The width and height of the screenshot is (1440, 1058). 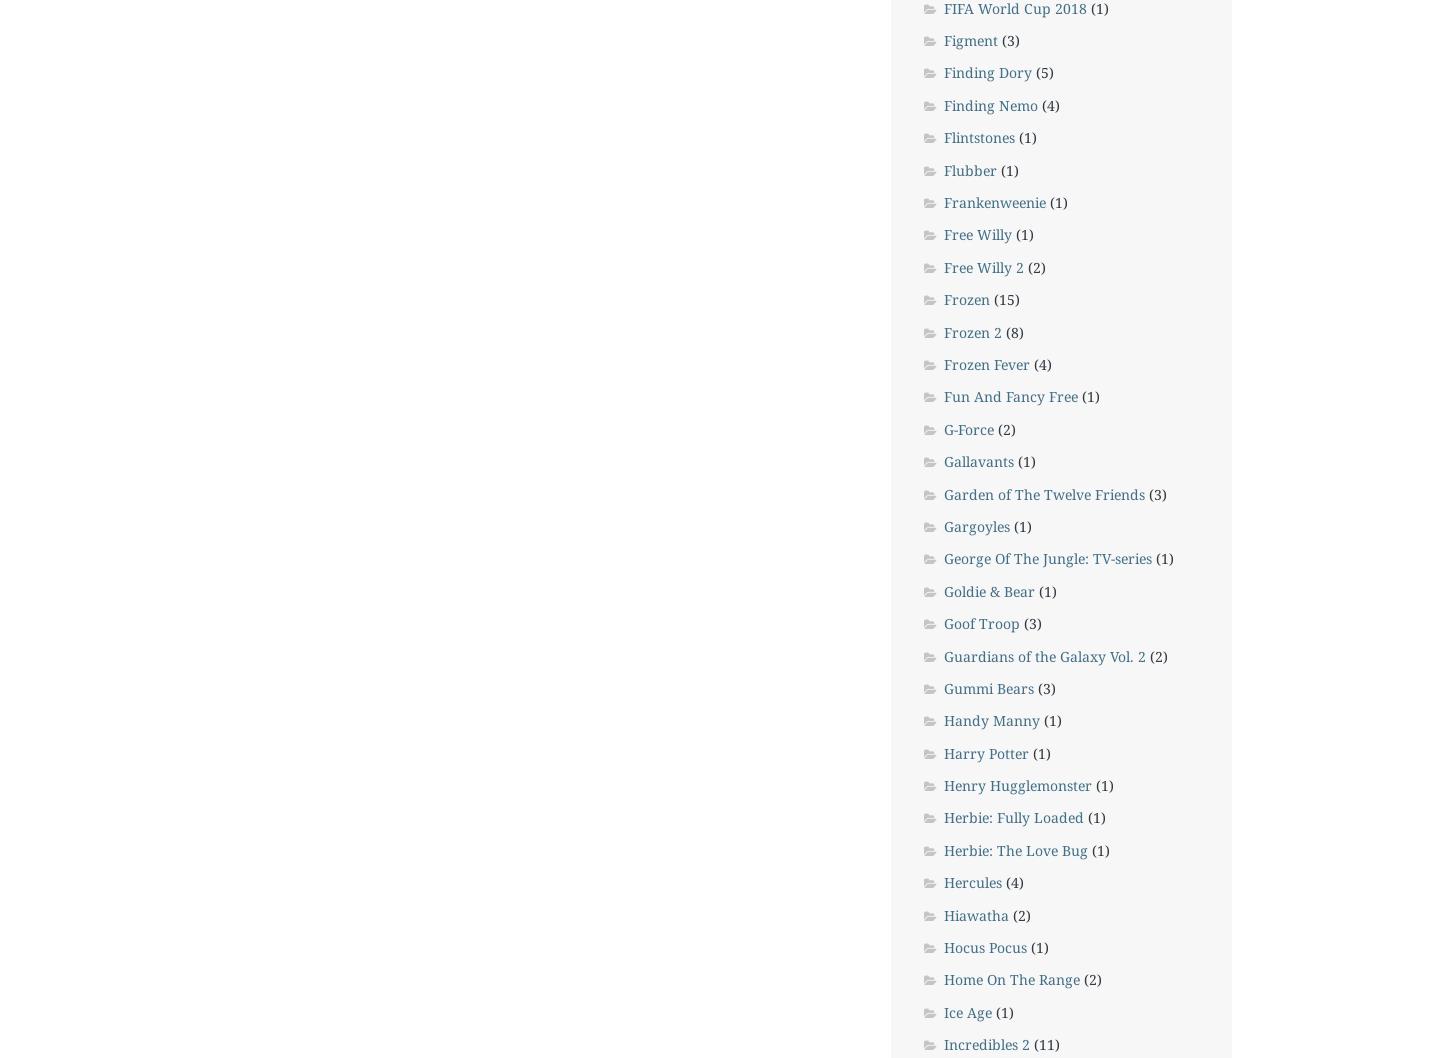 I want to click on 'Harry Potter', so click(x=984, y=752).